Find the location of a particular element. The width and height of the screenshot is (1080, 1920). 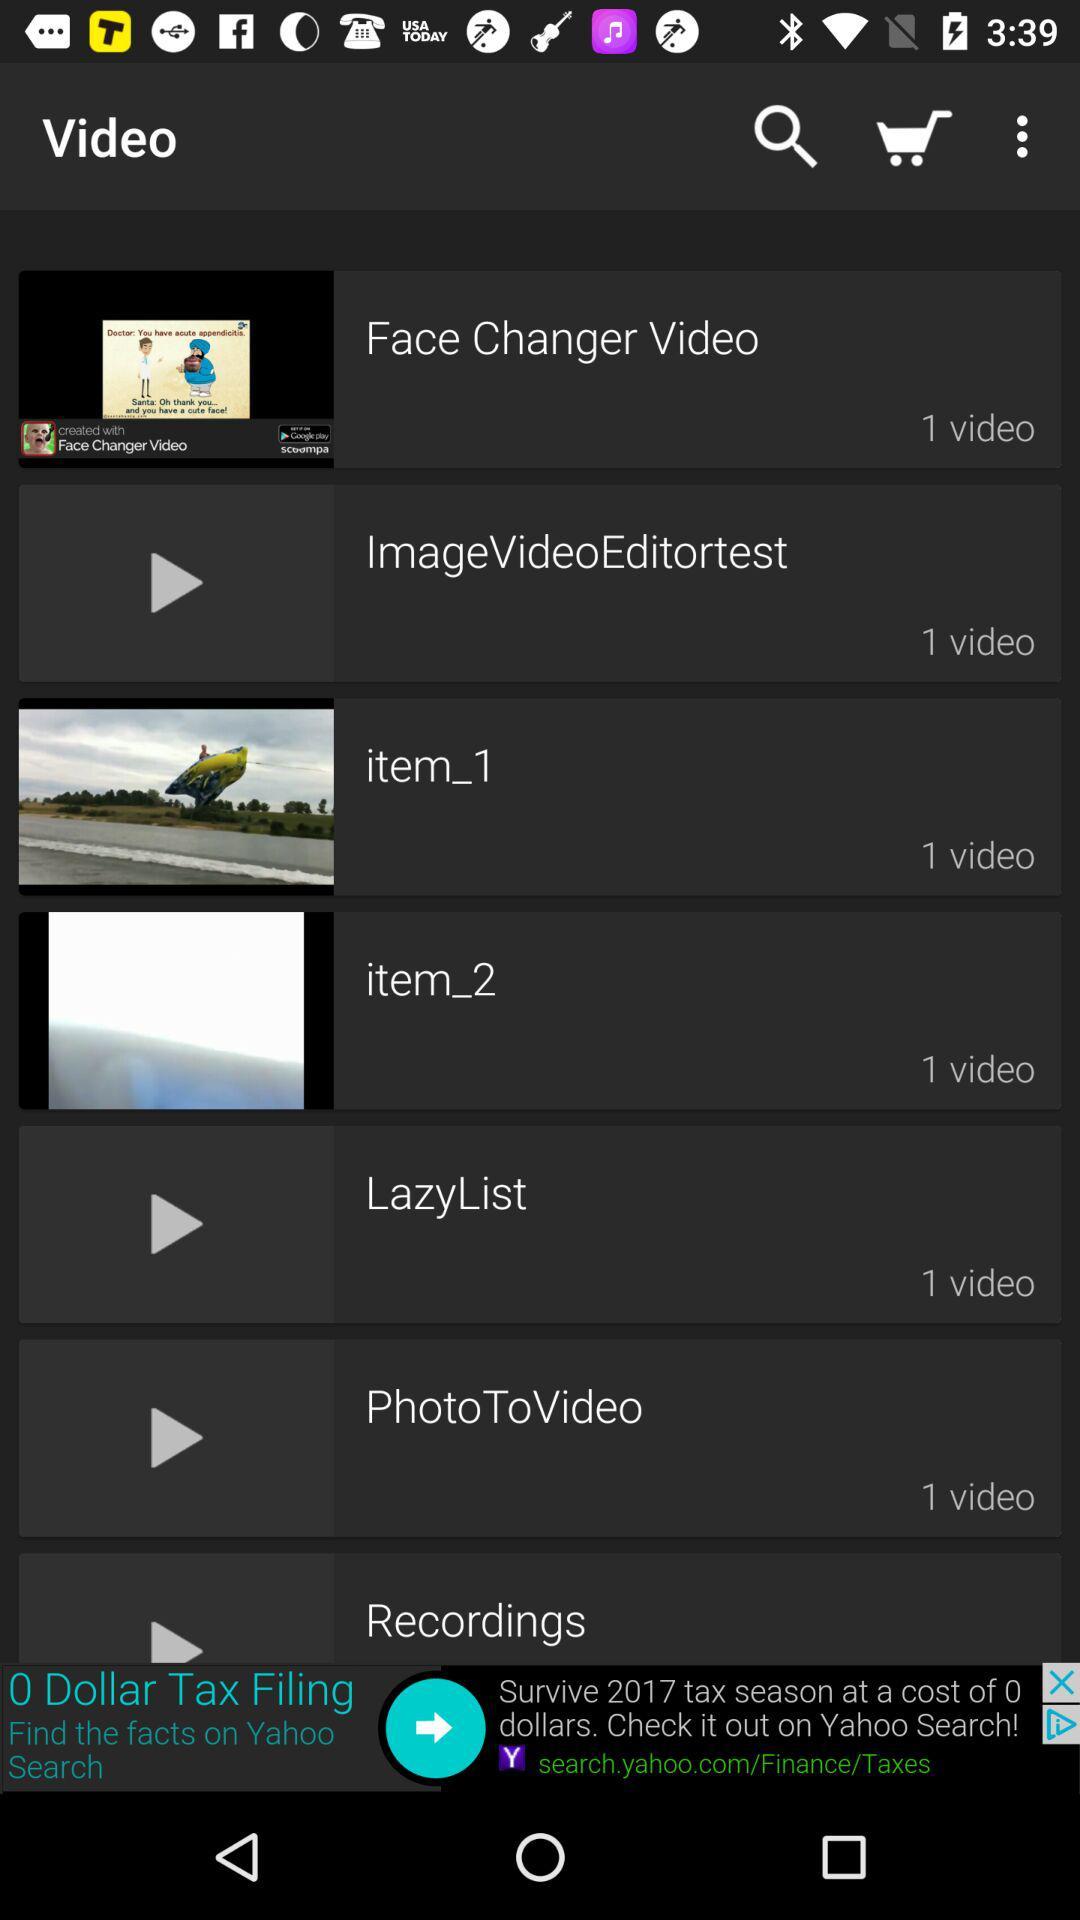

back is located at coordinates (540, 1727).